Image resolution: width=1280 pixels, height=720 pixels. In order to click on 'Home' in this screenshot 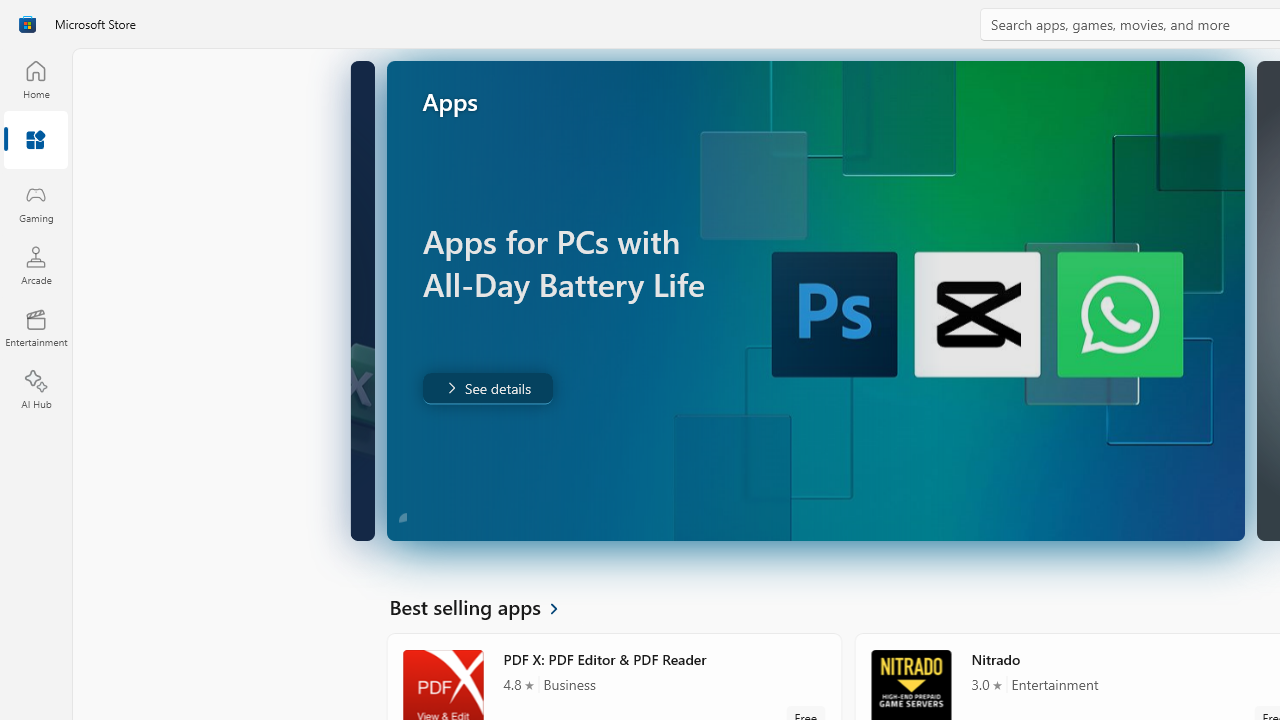, I will do `click(35, 78)`.